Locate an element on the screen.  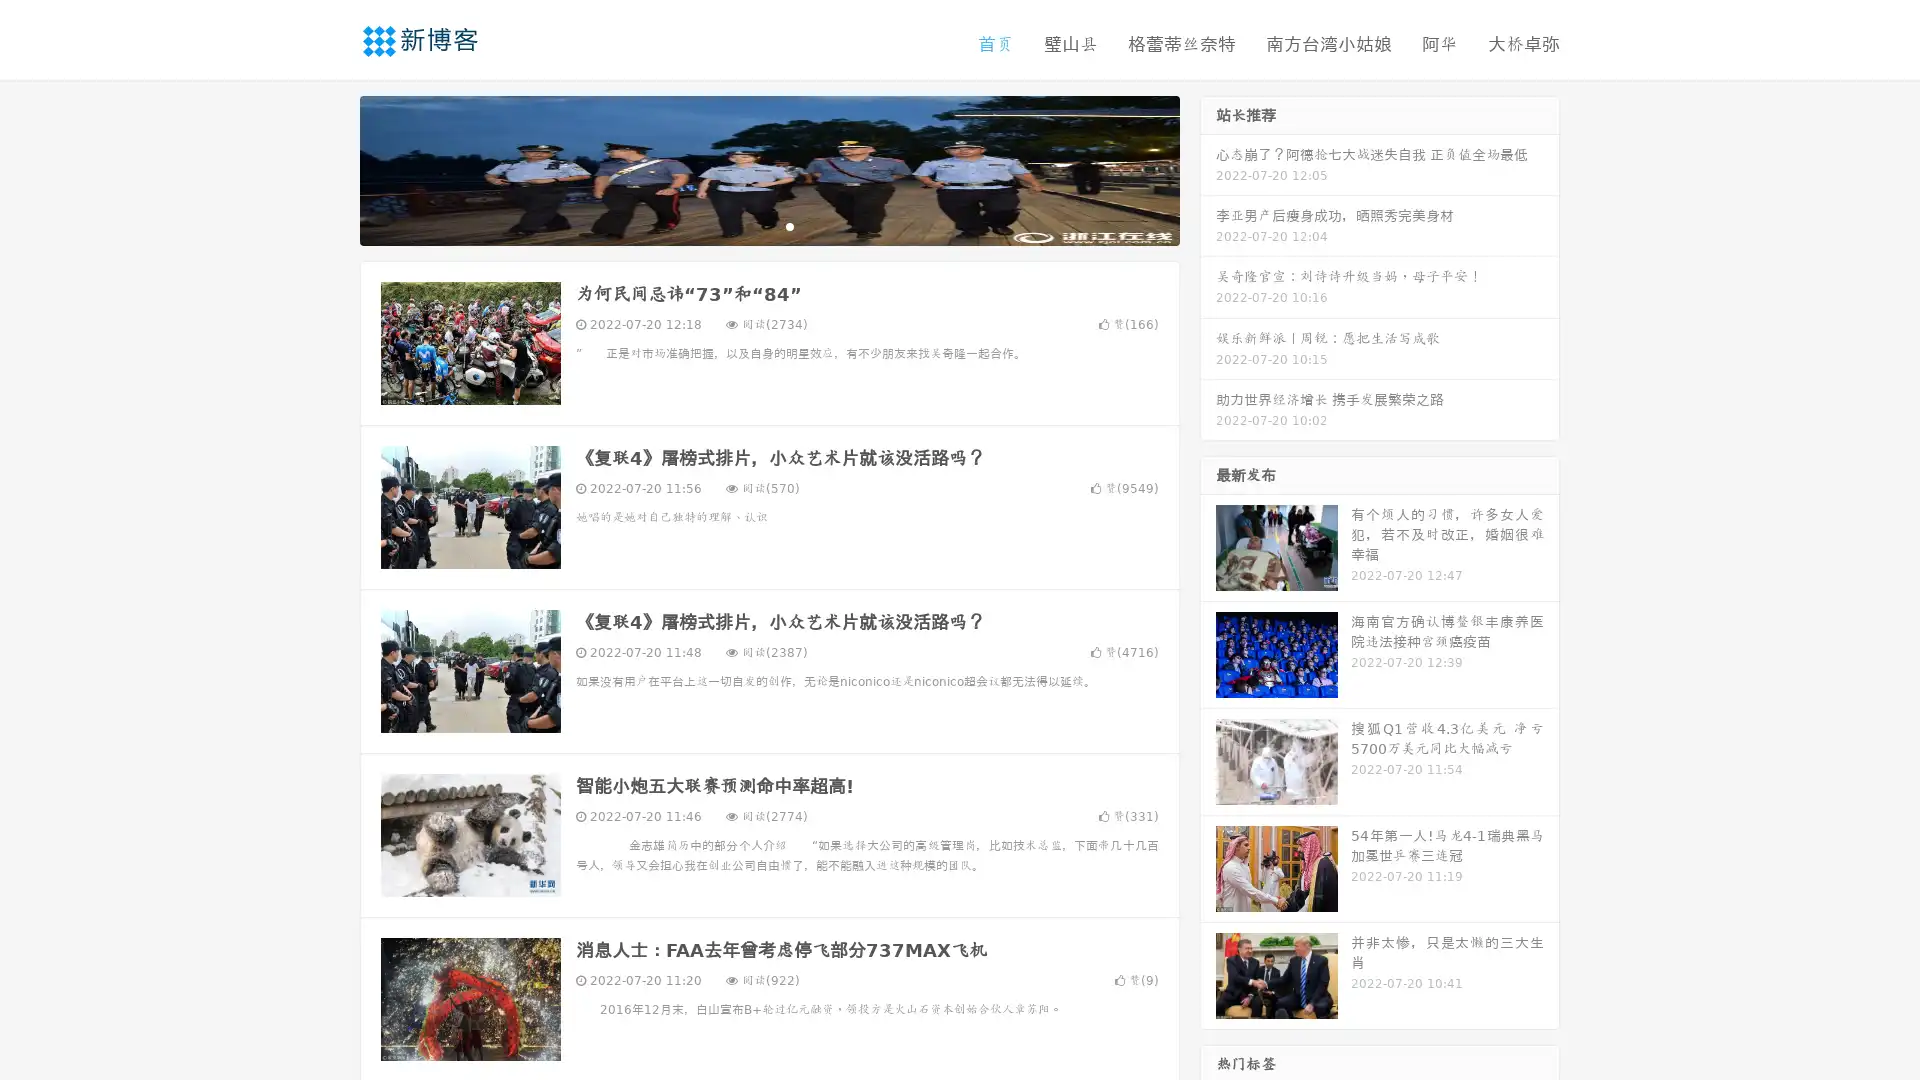
Go to slide 3 is located at coordinates (789, 225).